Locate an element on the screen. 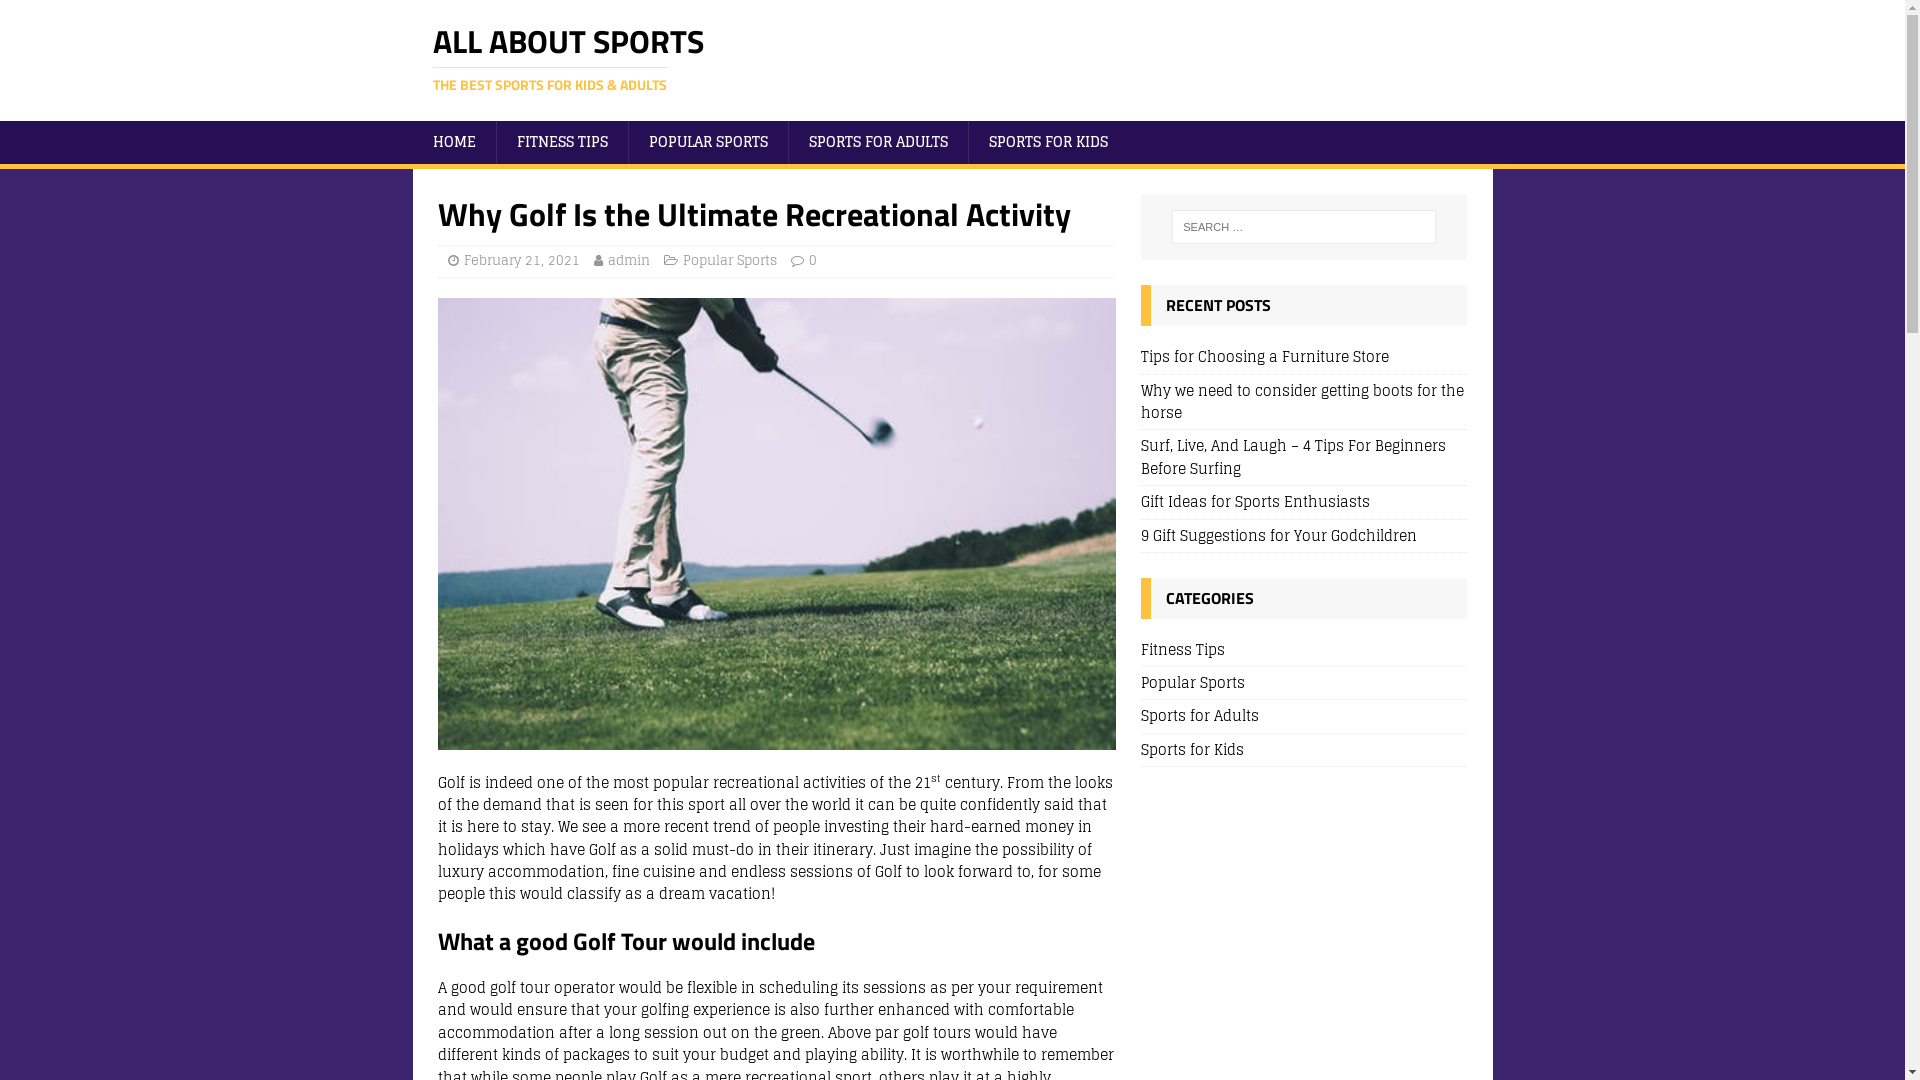  'February 21, 2021' is located at coordinates (522, 259).